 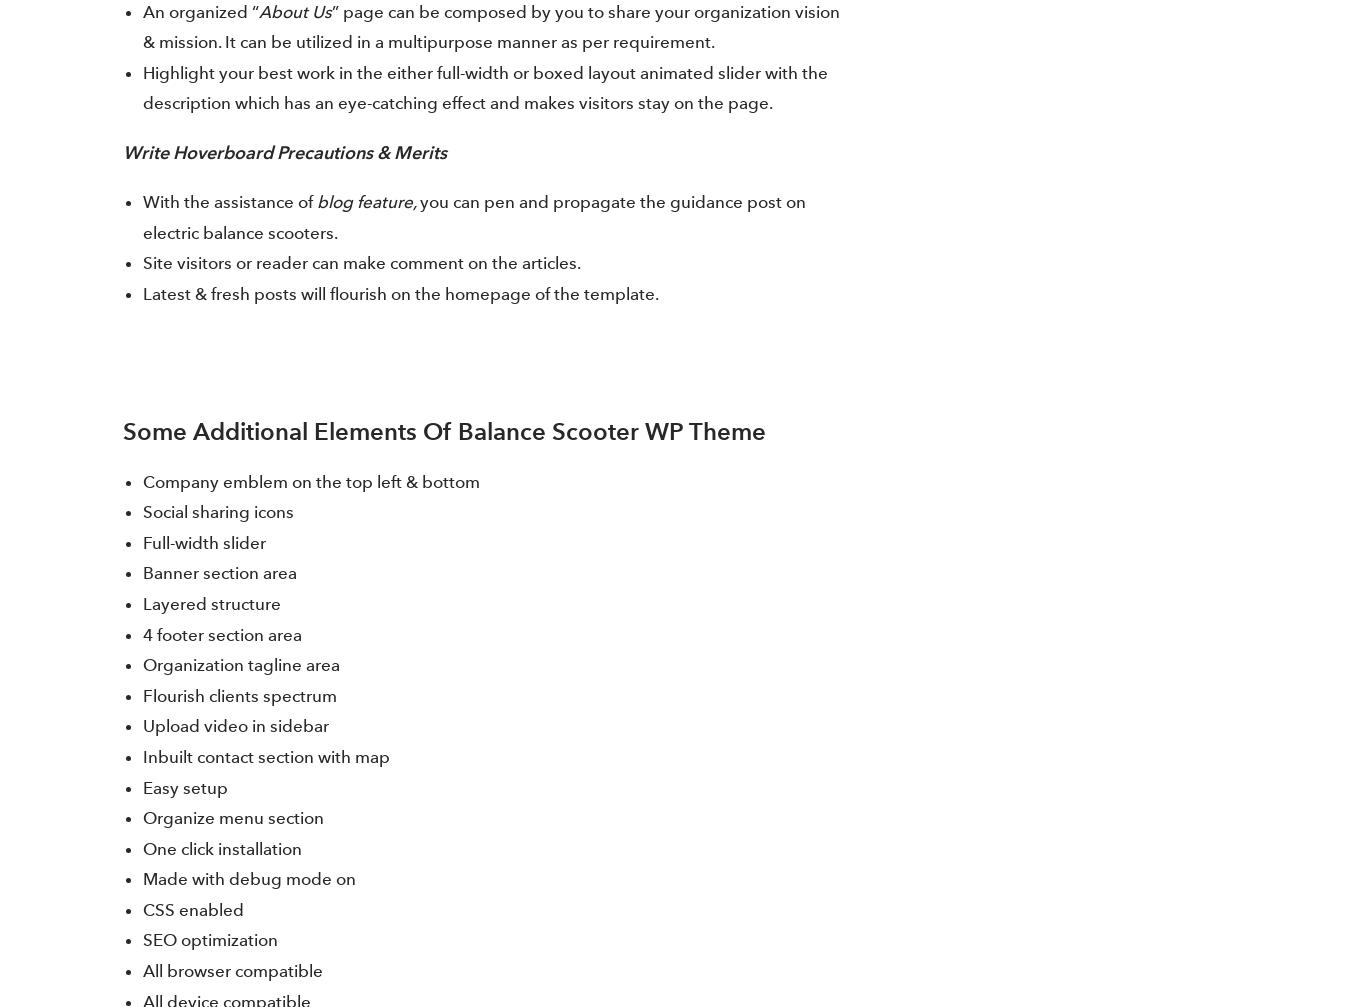 What do you see at coordinates (479, 430) in the screenshot?
I see `'Additional Elements Of Balance Scooter WP Theme'` at bounding box center [479, 430].